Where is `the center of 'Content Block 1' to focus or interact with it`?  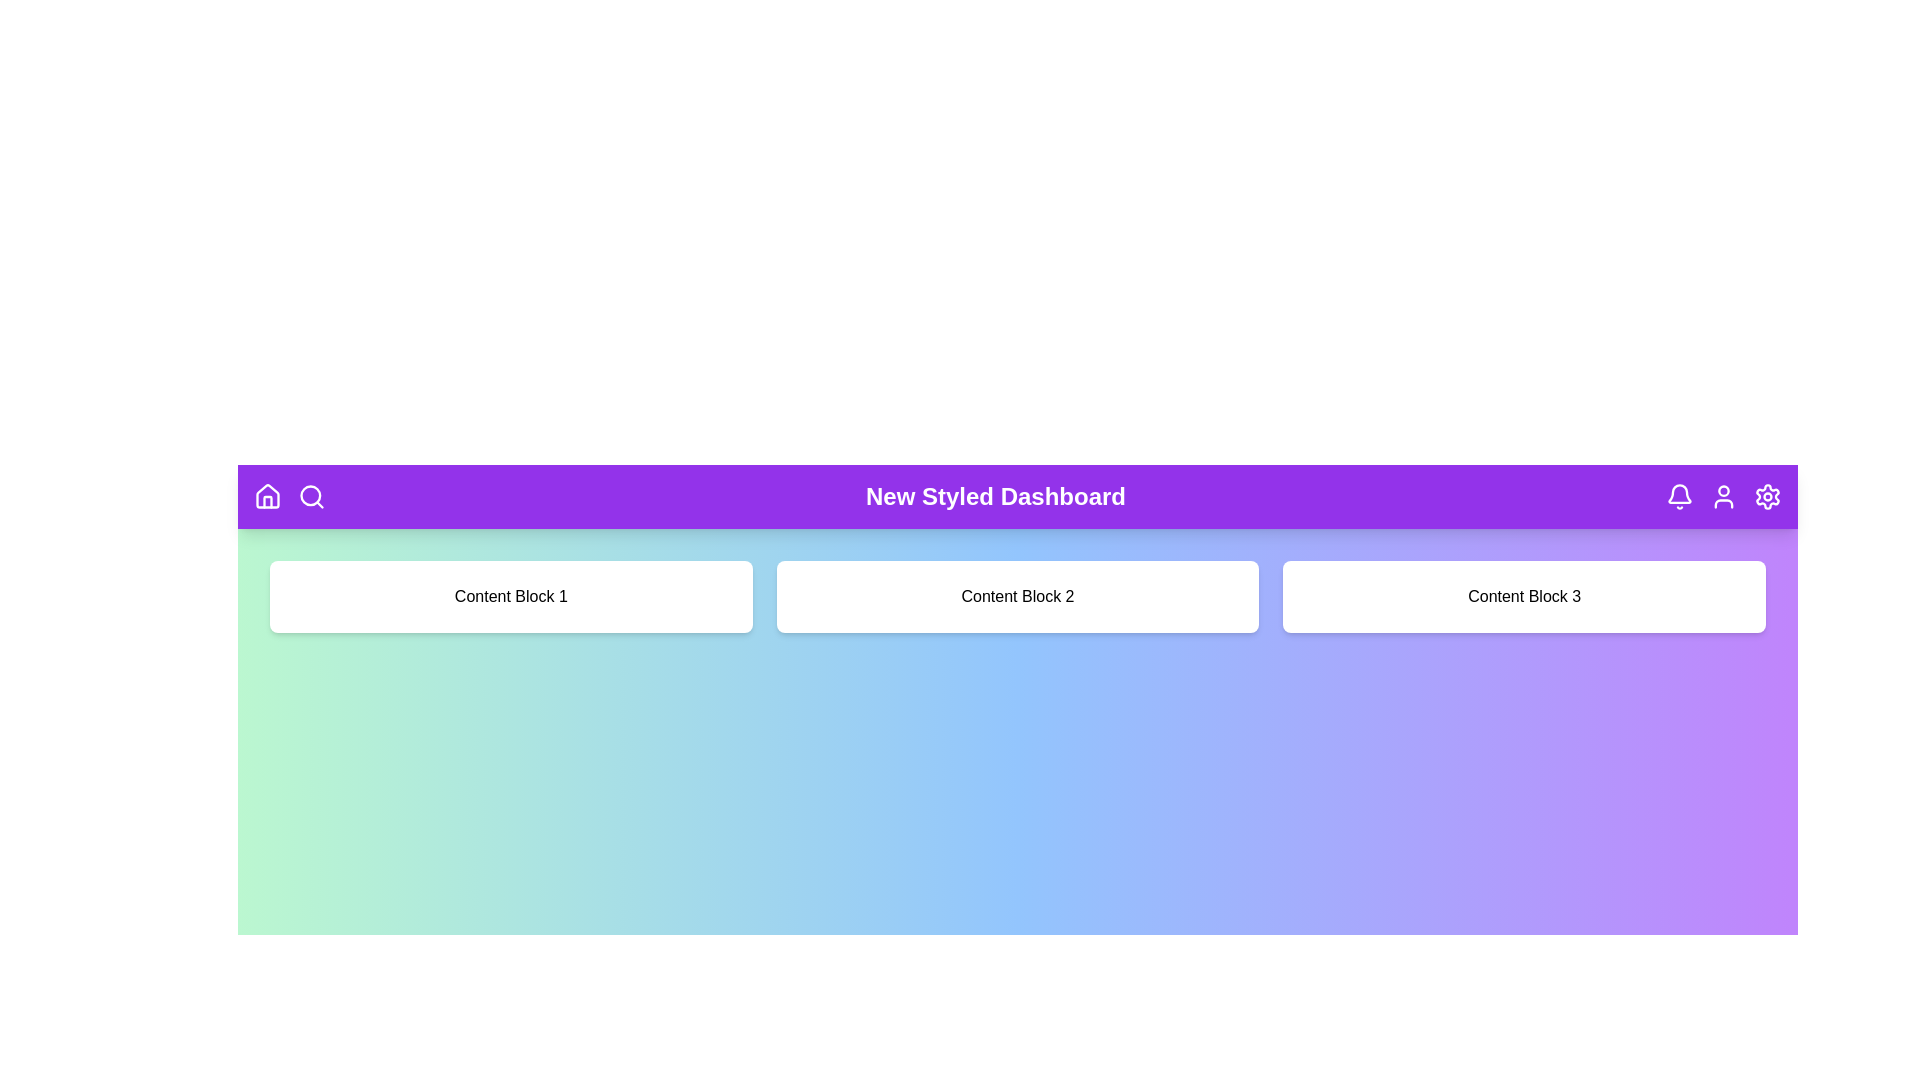 the center of 'Content Block 1' to focus or interact with it is located at coordinates (511, 596).